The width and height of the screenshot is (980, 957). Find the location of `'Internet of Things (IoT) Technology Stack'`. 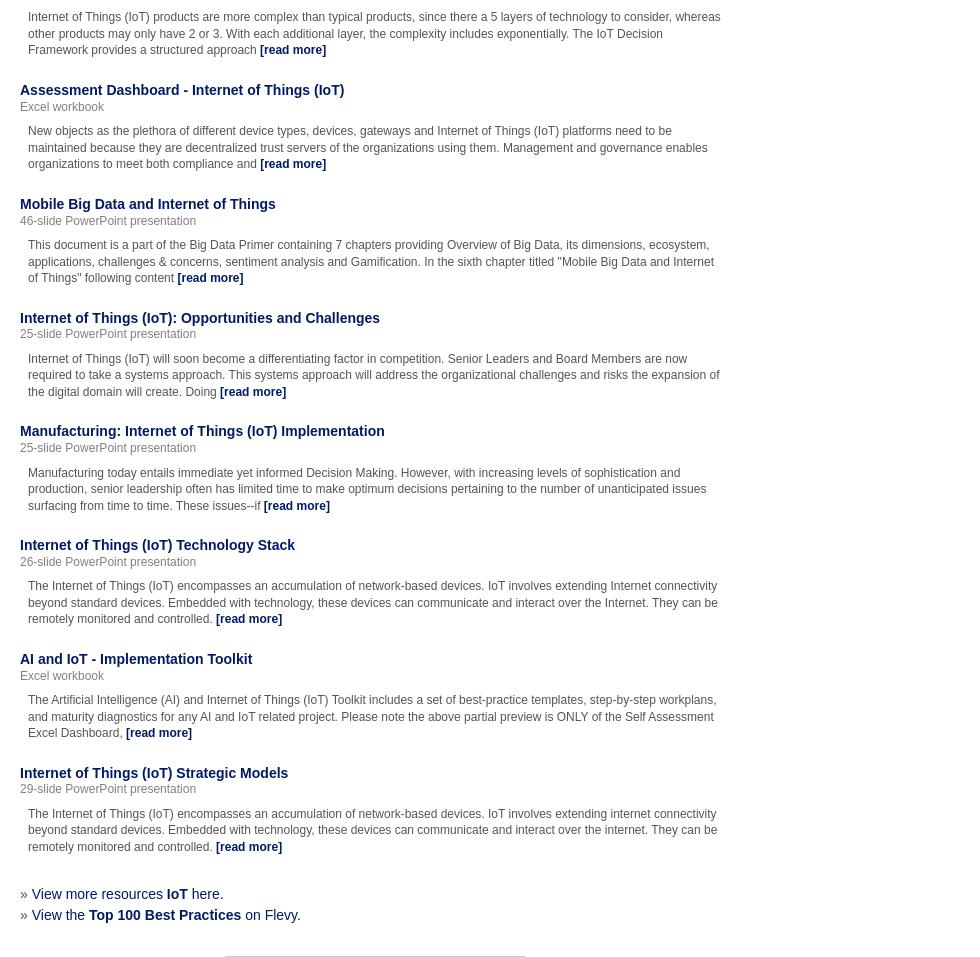

'Internet of Things (IoT) Technology Stack' is located at coordinates (157, 545).